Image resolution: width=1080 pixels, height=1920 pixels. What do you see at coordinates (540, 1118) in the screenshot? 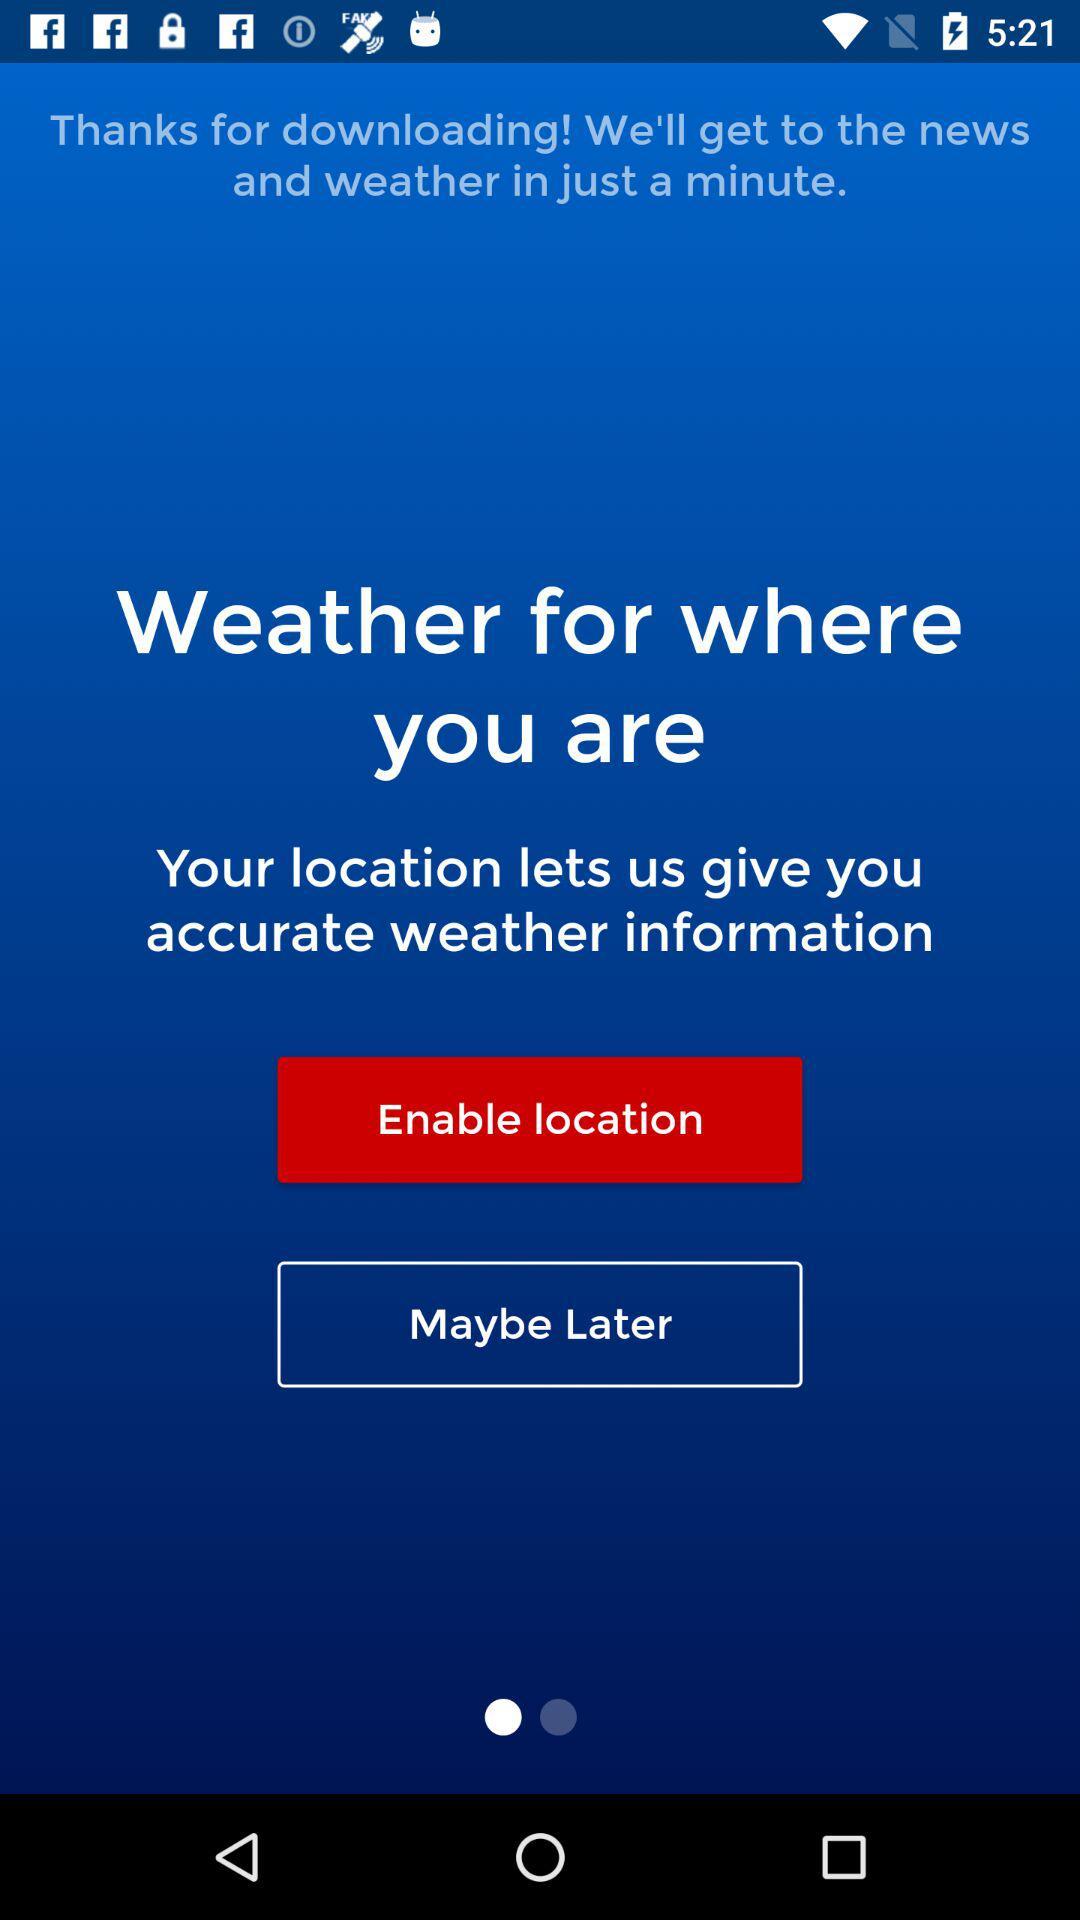
I see `the enable location item` at bounding box center [540, 1118].